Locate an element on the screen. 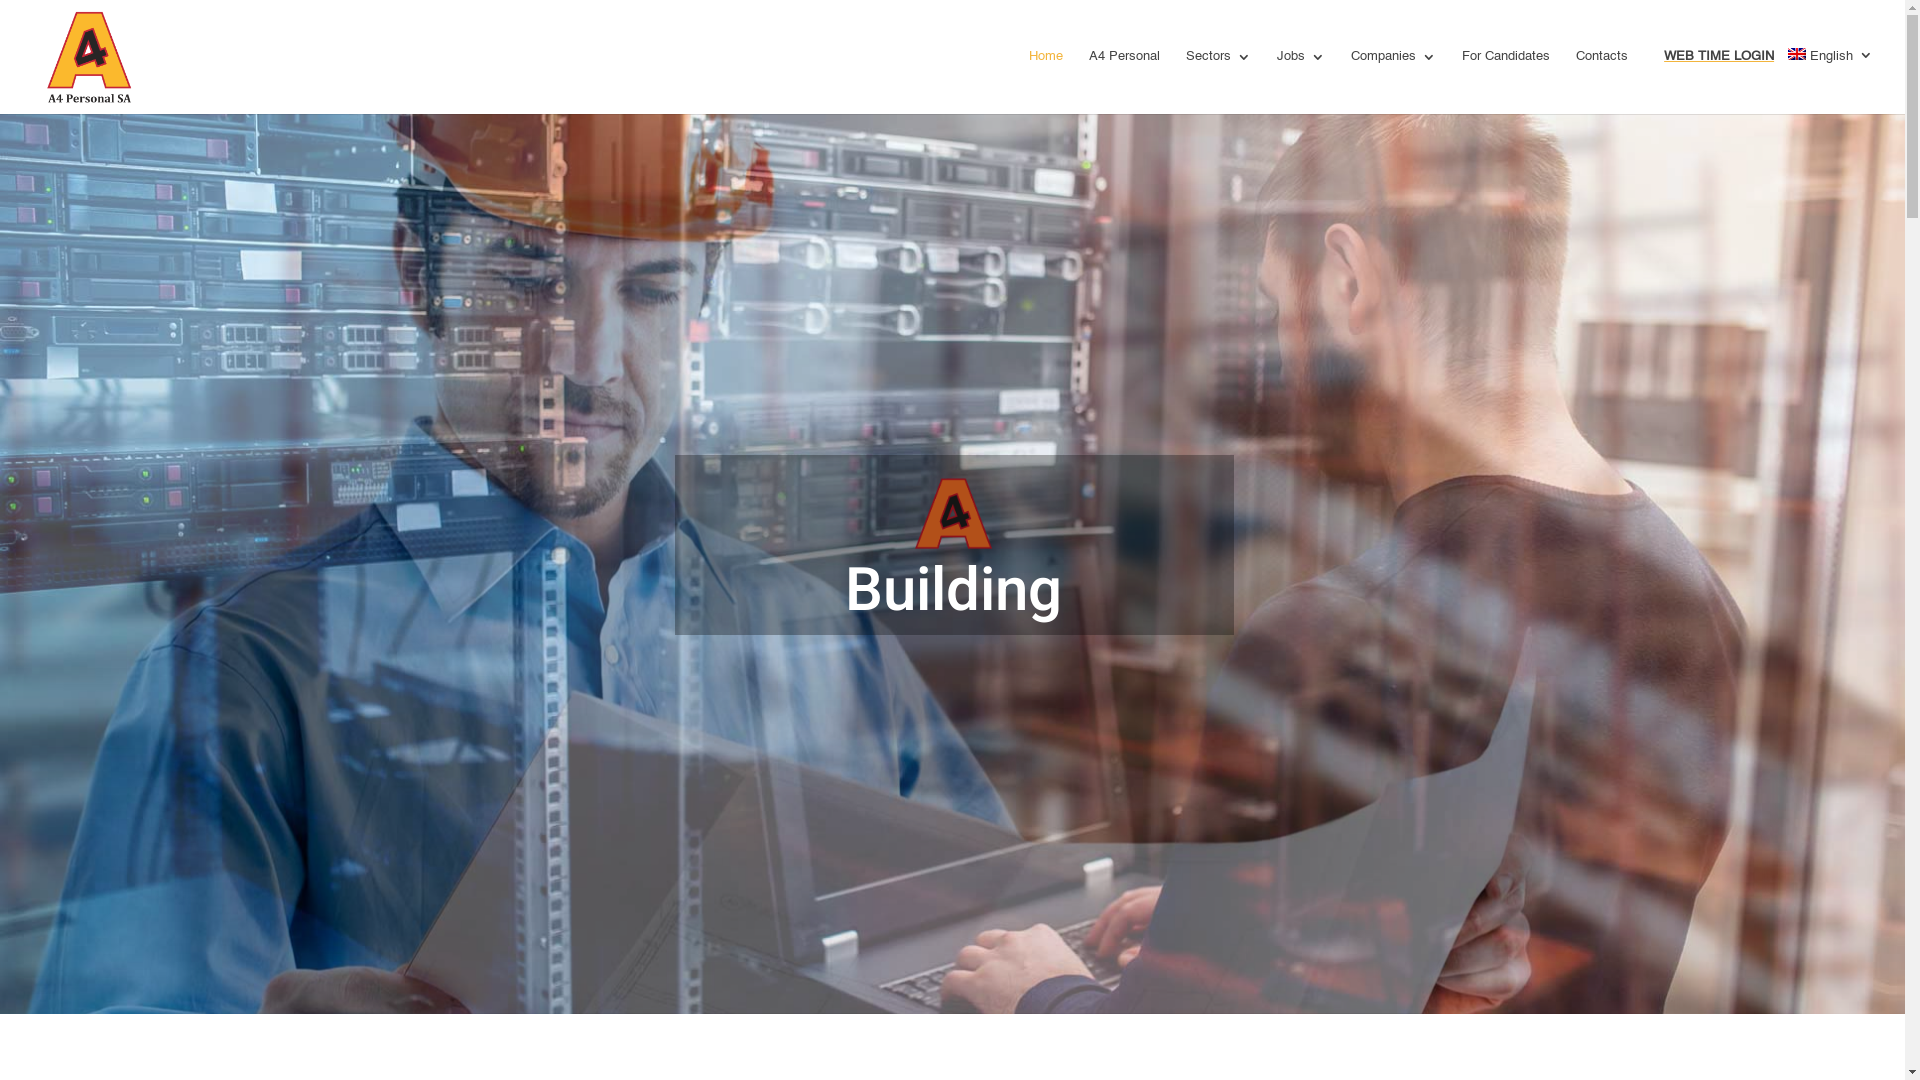 The height and width of the screenshot is (1080, 1920). 'English' is located at coordinates (1830, 77).